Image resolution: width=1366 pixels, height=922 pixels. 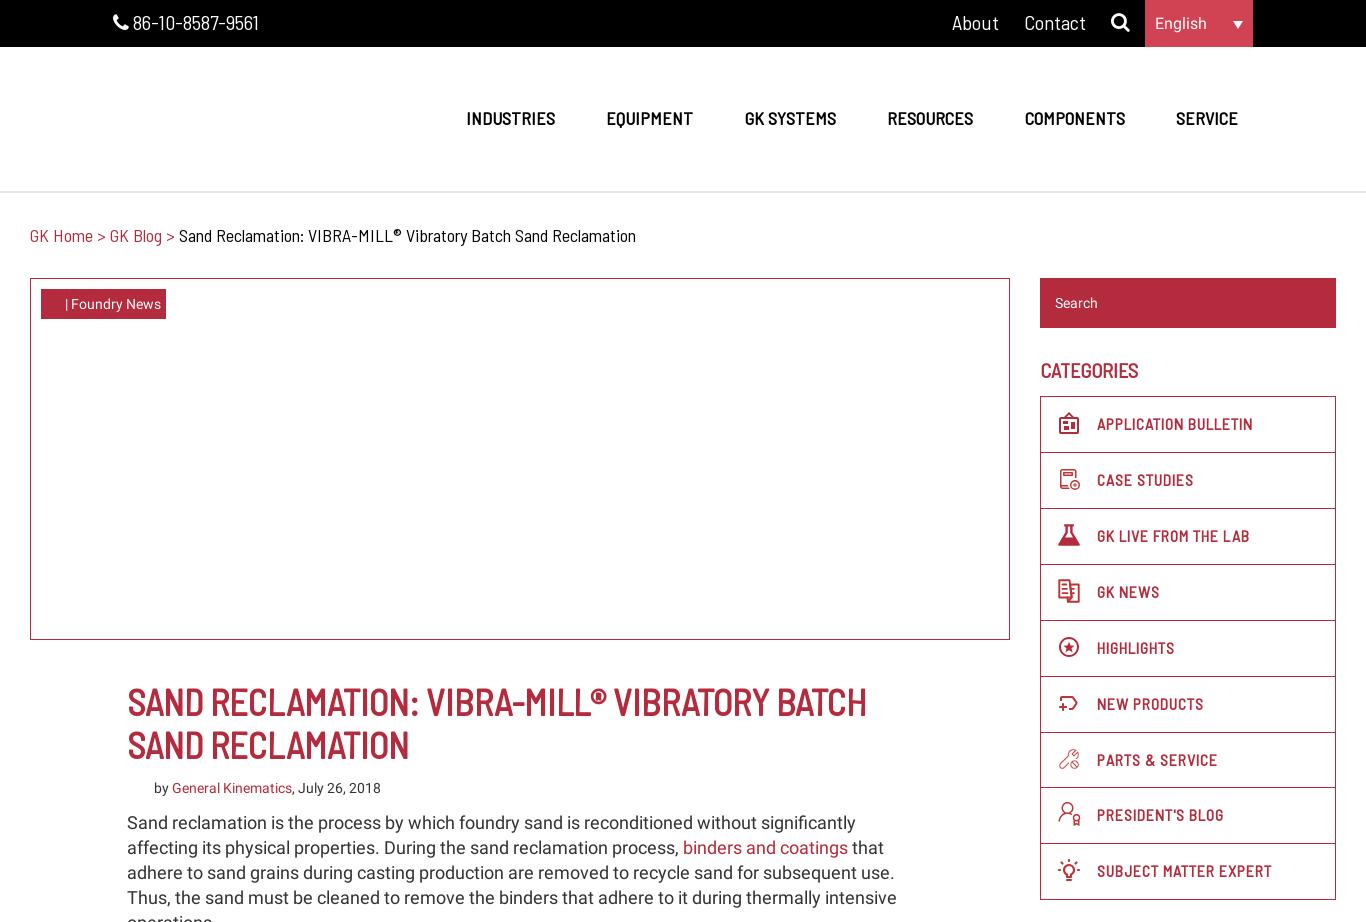 What do you see at coordinates (1175, 117) in the screenshot?
I see `'Service'` at bounding box center [1175, 117].